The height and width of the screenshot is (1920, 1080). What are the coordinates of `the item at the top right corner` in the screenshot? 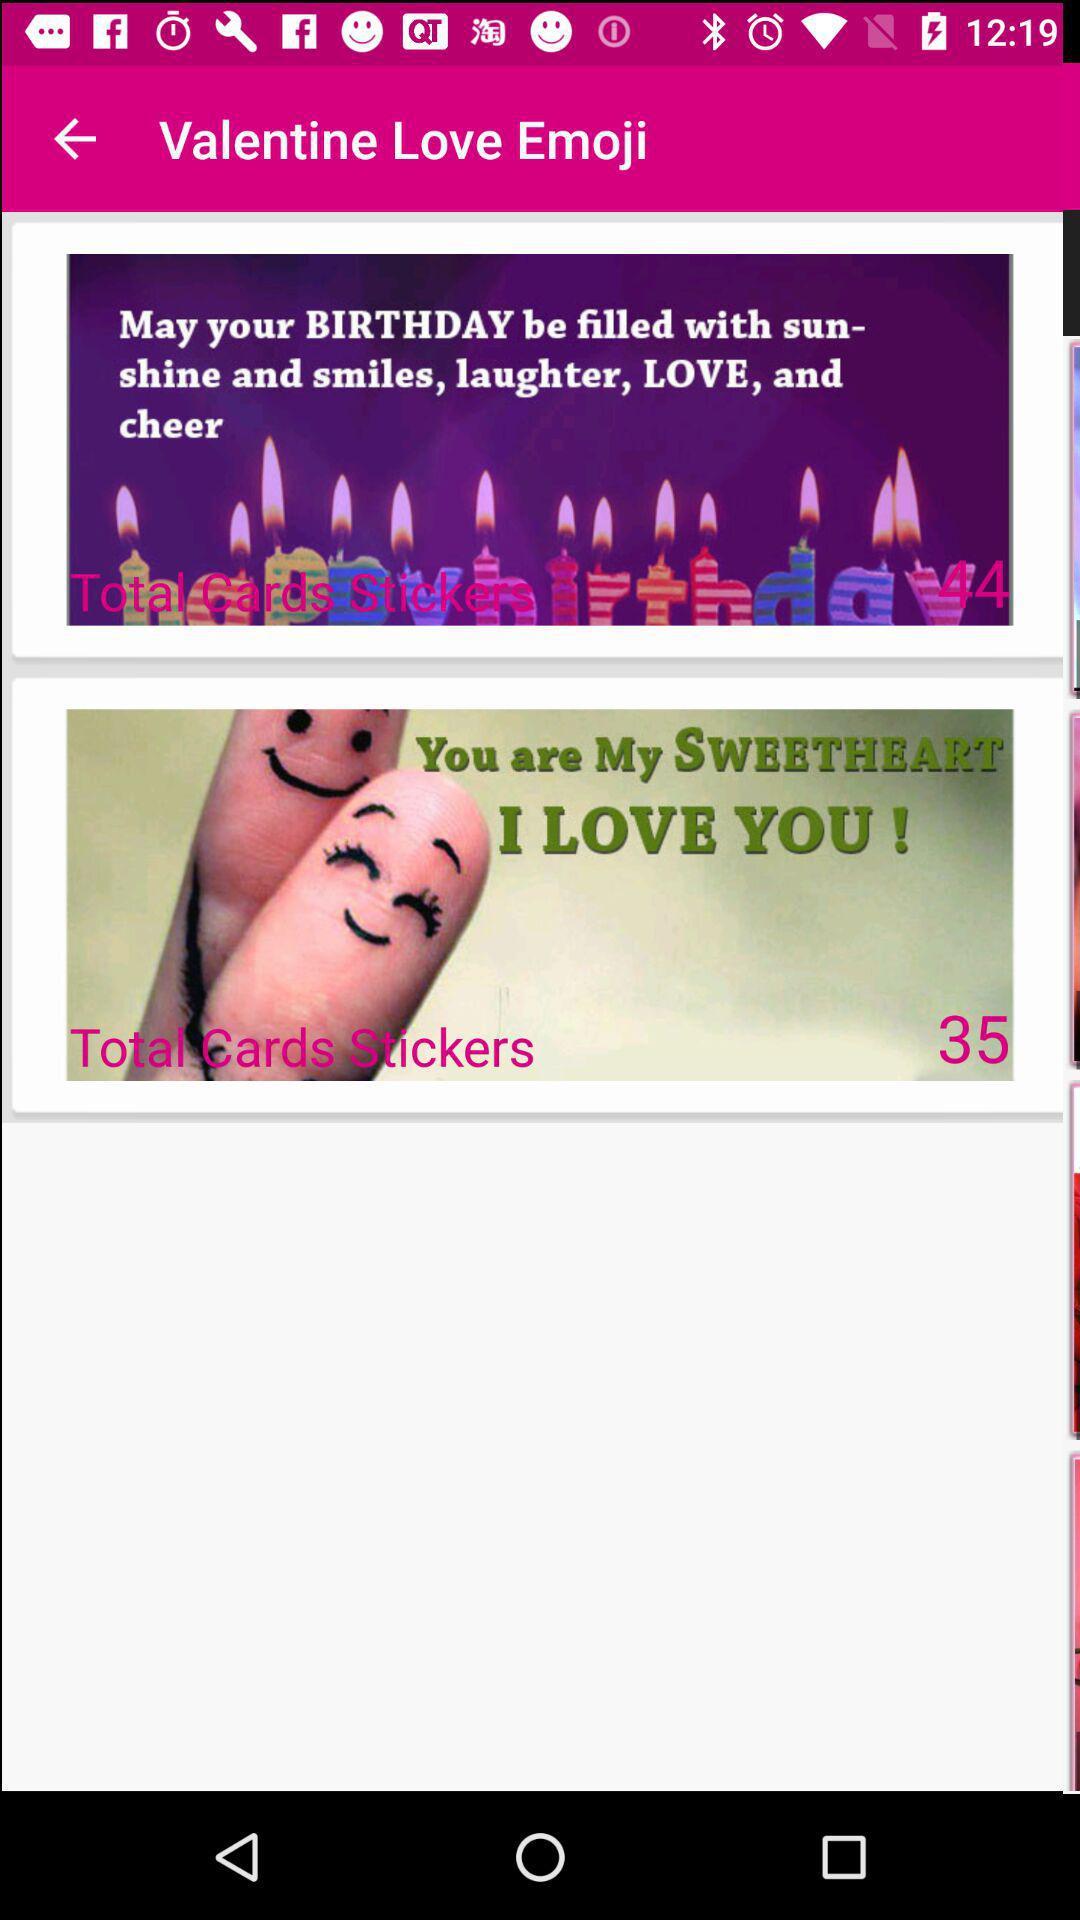 It's located at (974, 579).